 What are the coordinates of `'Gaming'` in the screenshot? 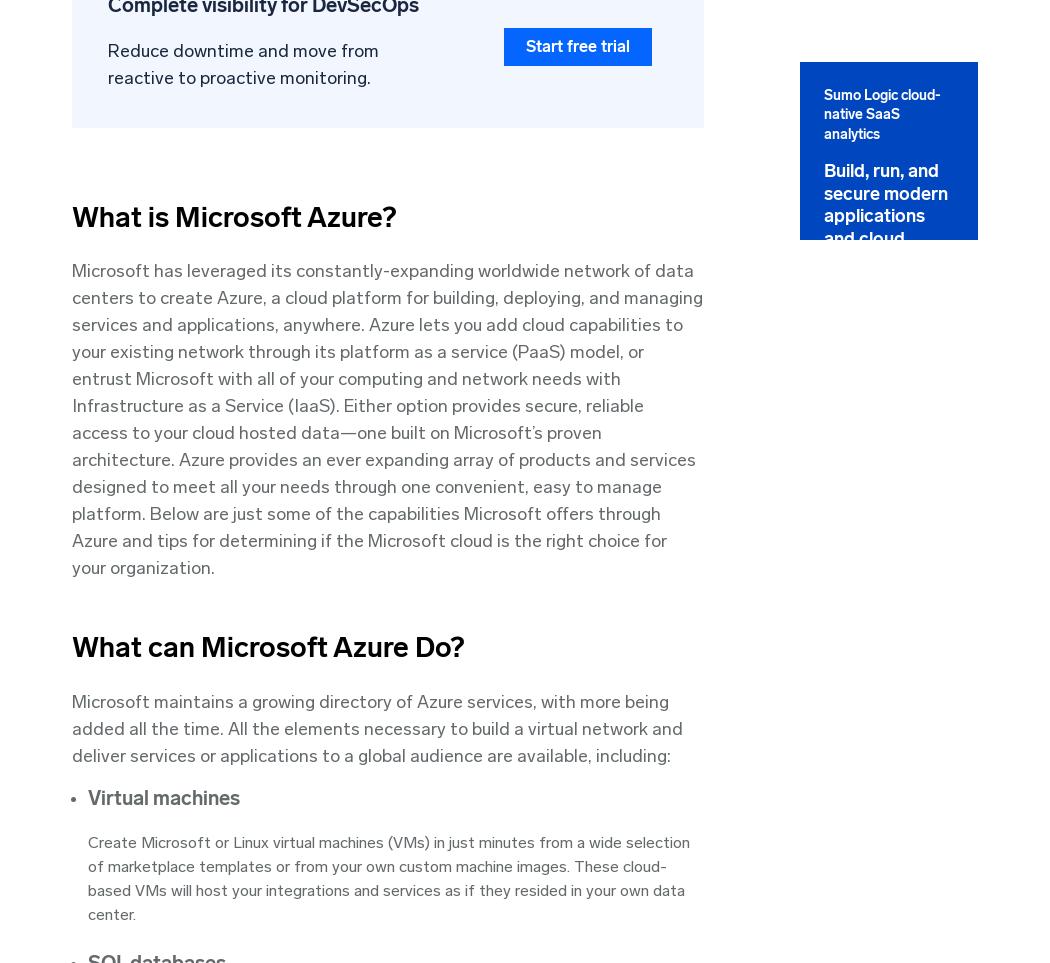 It's located at (739, 686).